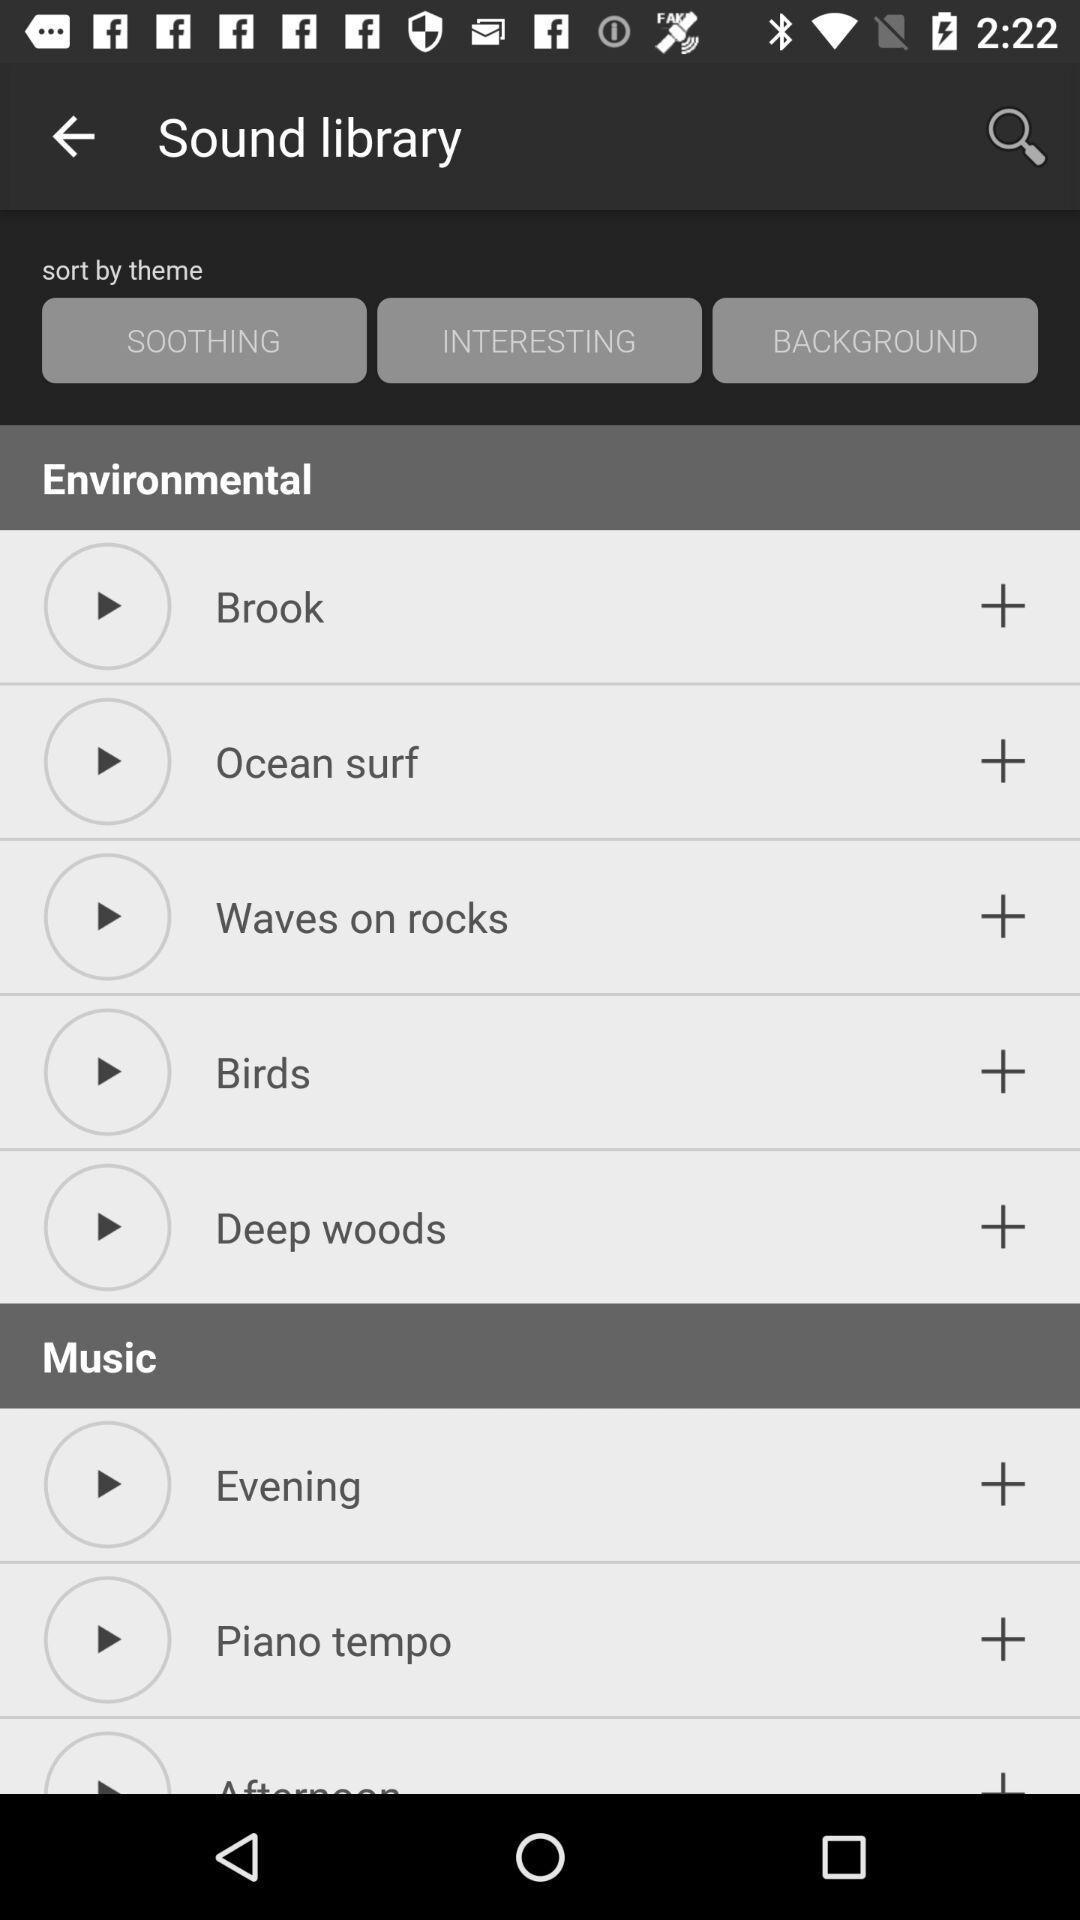 The image size is (1080, 1920). I want to click on the item above the environmental item, so click(538, 340).